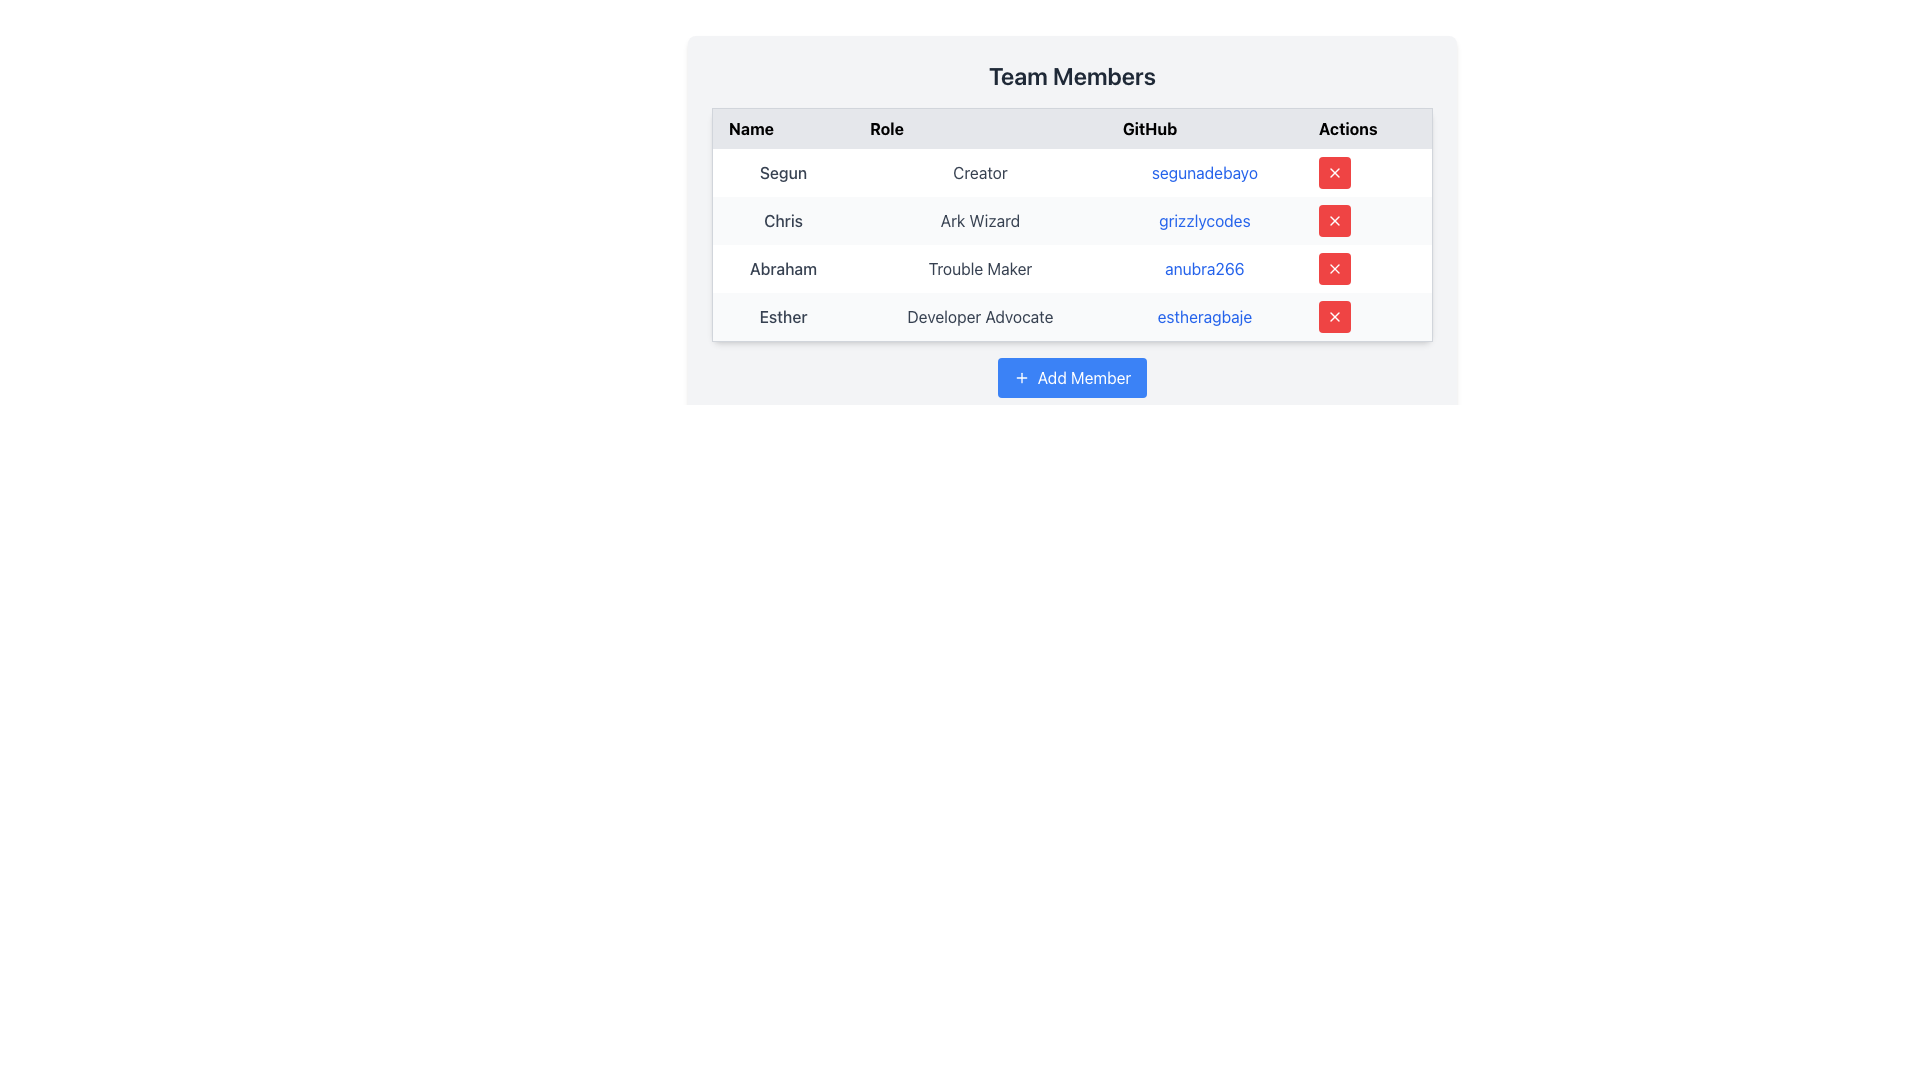 The height and width of the screenshot is (1080, 1920). Describe the element at coordinates (1071, 172) in the screenshot. I see `the first table row in the 'Team Members' section to highlight it` at that location.